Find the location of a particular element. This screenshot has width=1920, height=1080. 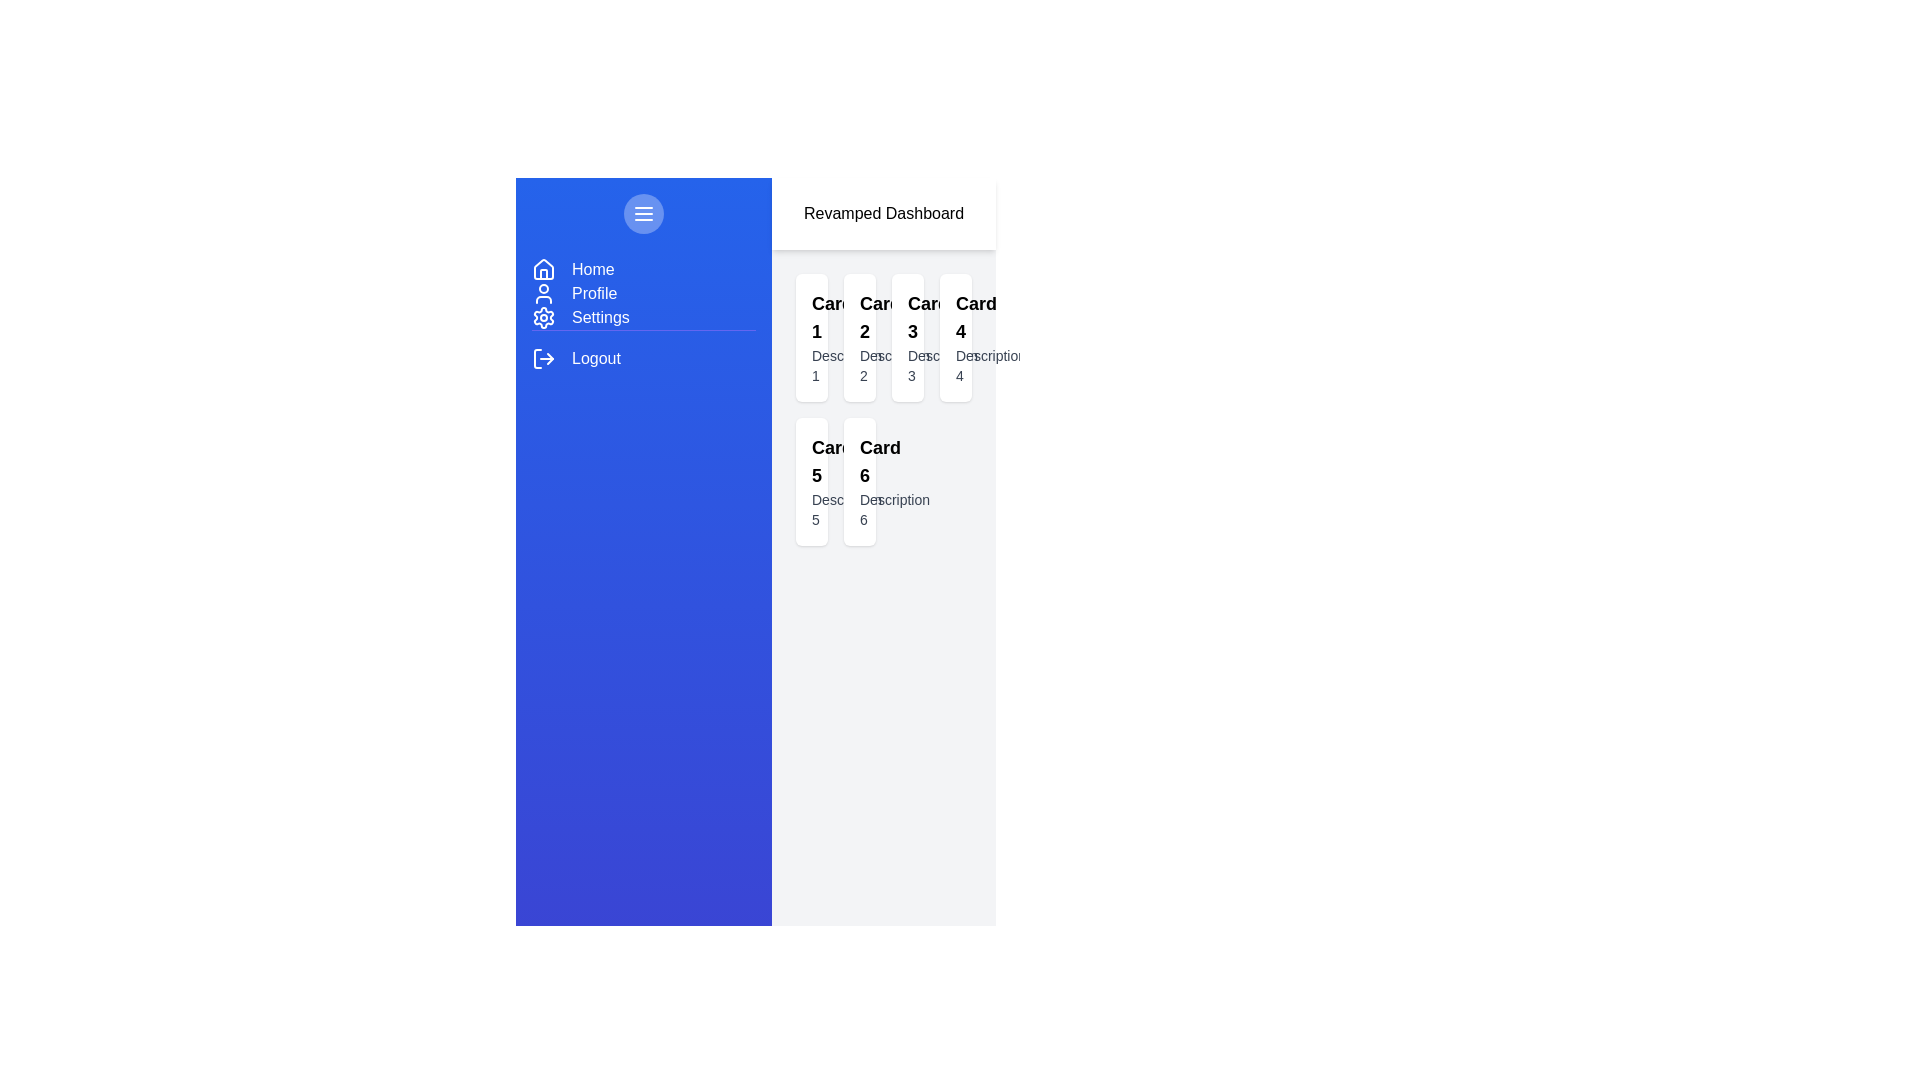

the 'Home' label in the side menu, which displays white font on a blue background and is located near the top-left corner of the interface is located at coordinates (592, 270).